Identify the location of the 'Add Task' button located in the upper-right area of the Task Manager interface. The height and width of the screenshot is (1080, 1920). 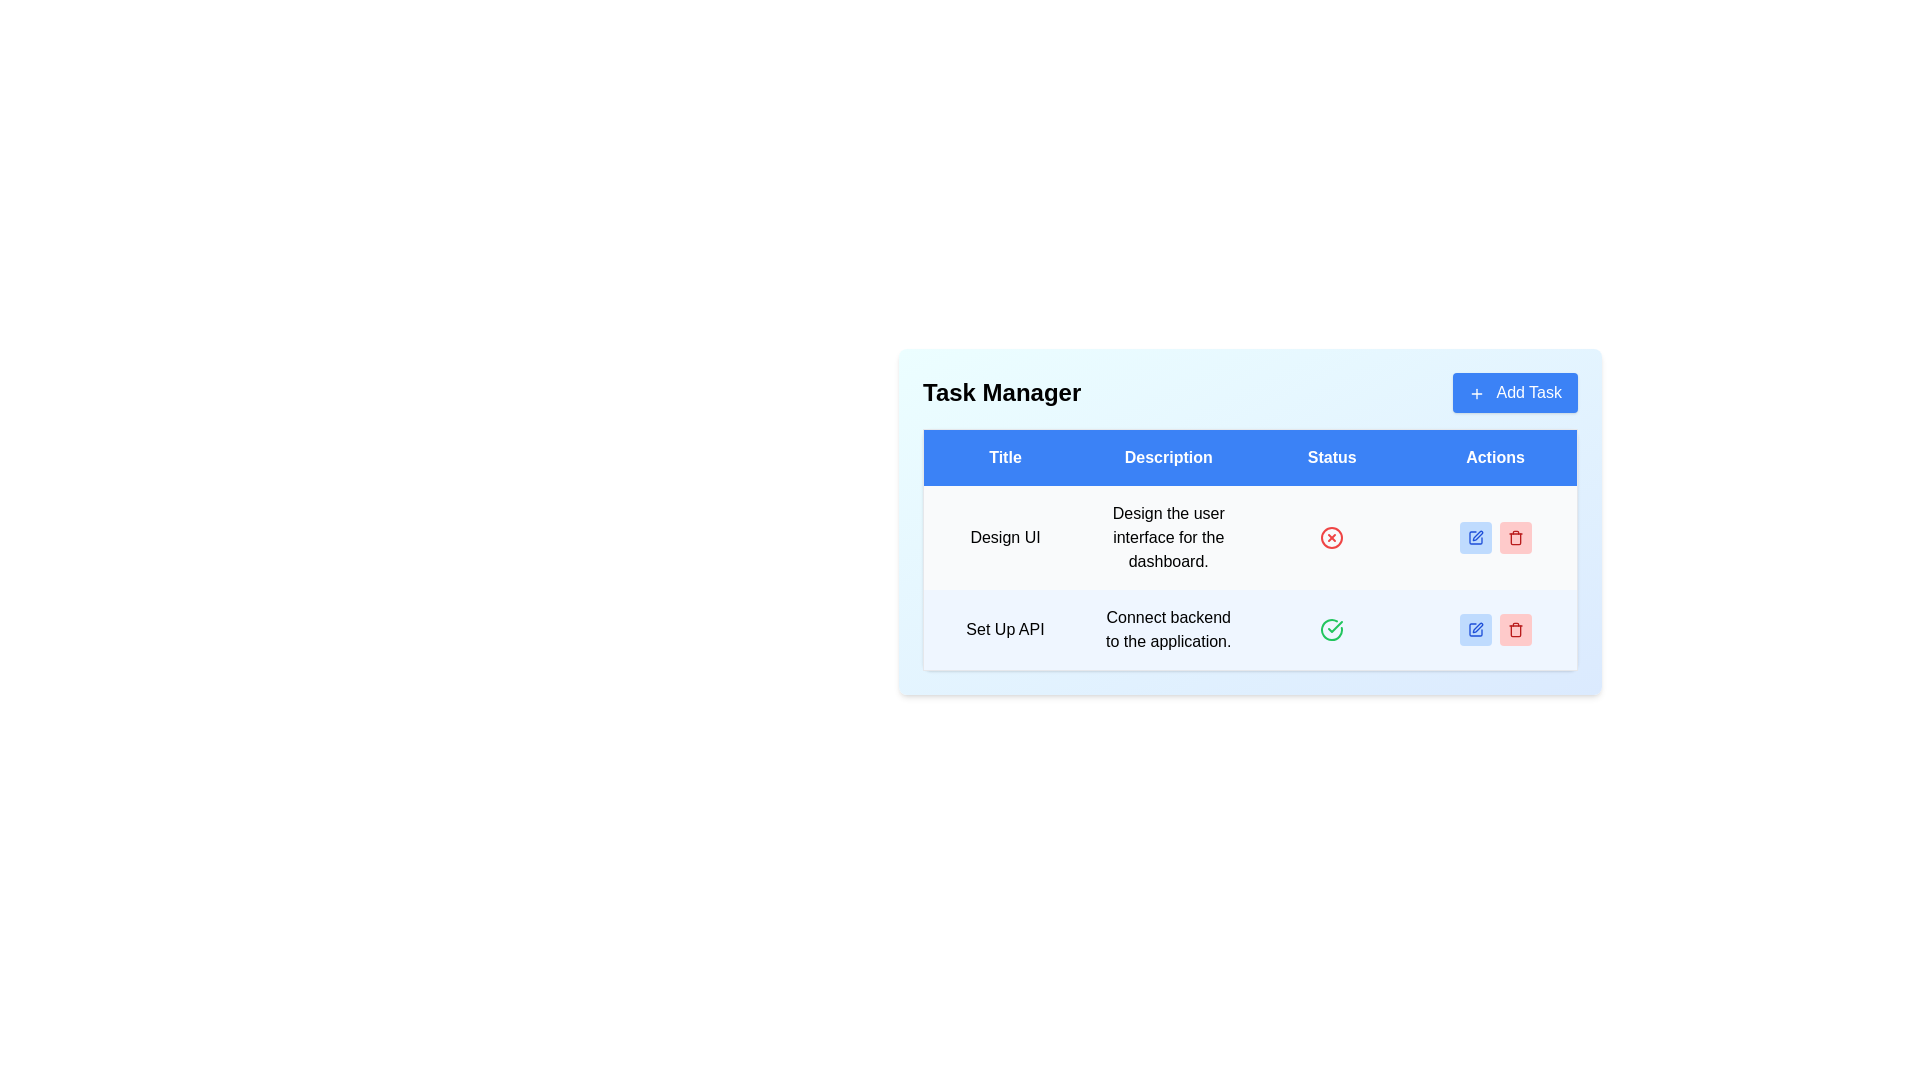
(1515, 393).